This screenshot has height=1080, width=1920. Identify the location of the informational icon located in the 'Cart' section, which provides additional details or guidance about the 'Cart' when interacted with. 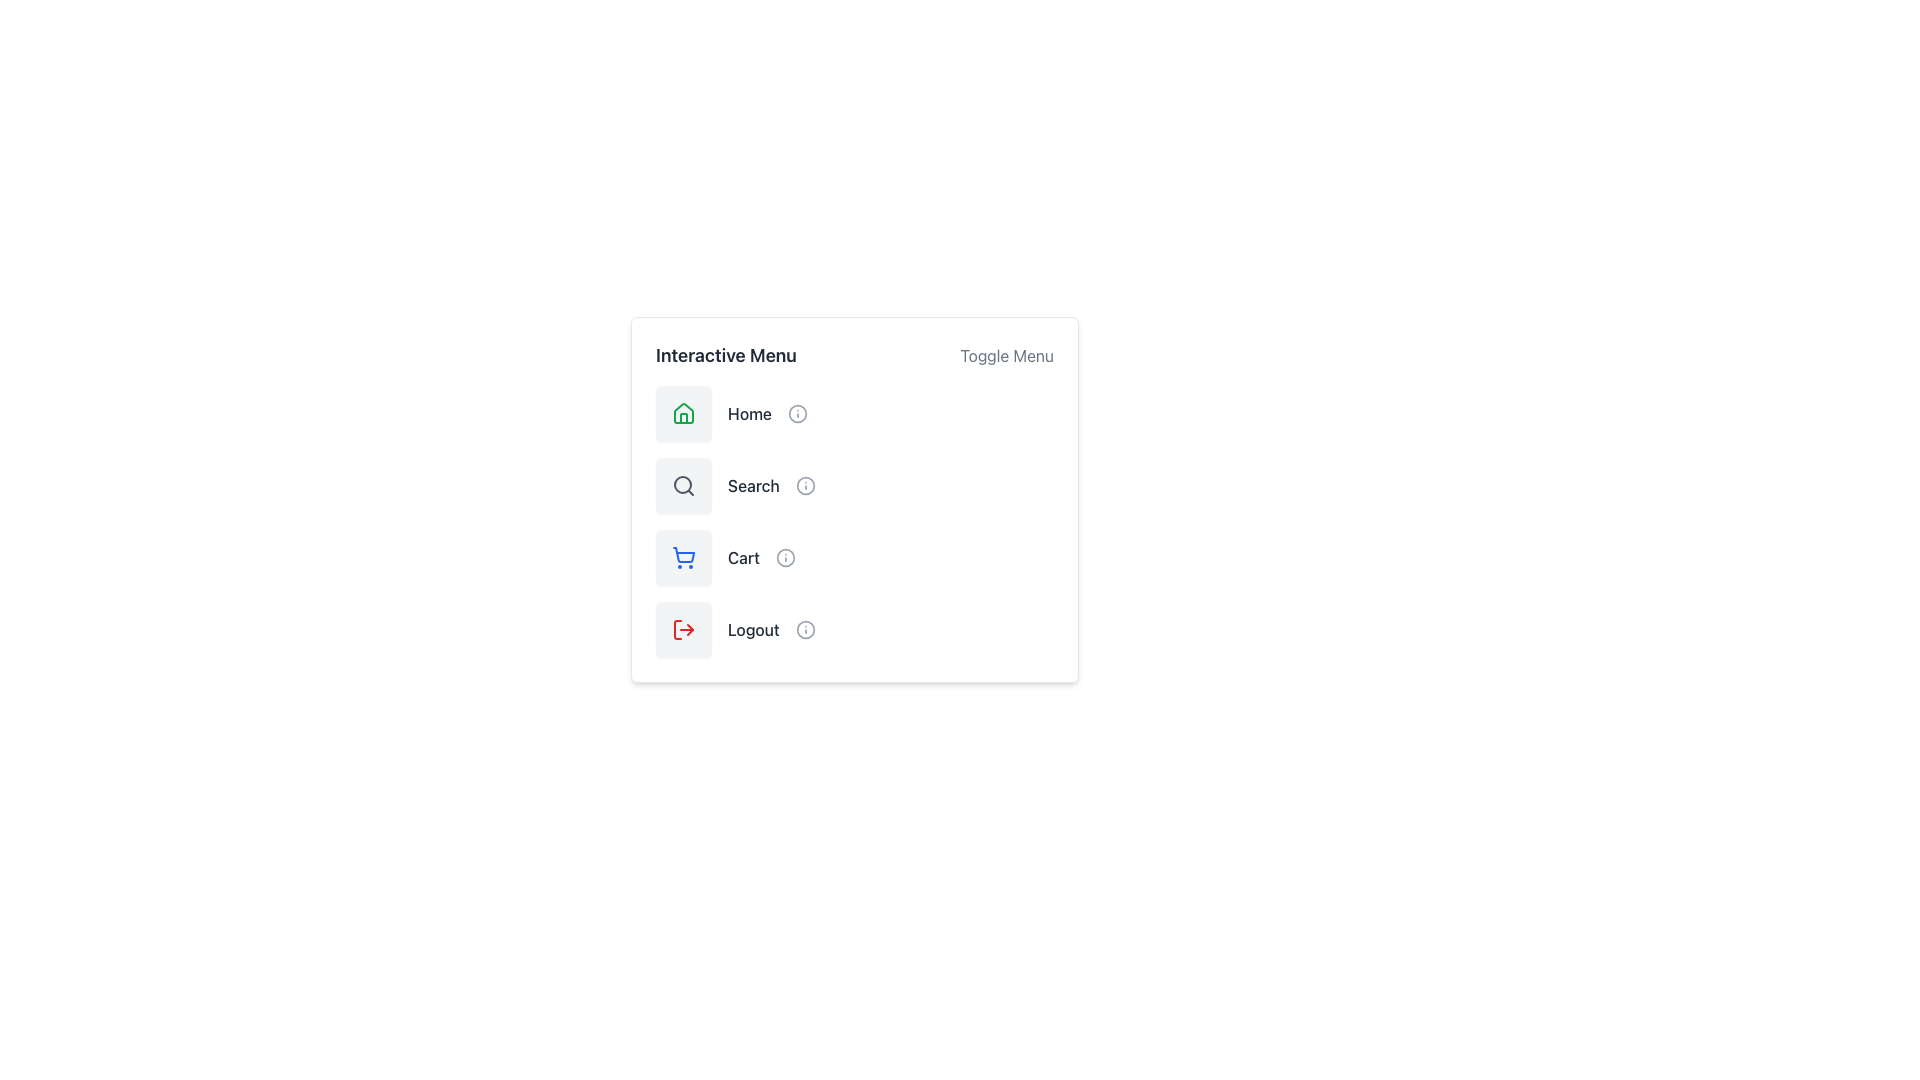
(785, 558).